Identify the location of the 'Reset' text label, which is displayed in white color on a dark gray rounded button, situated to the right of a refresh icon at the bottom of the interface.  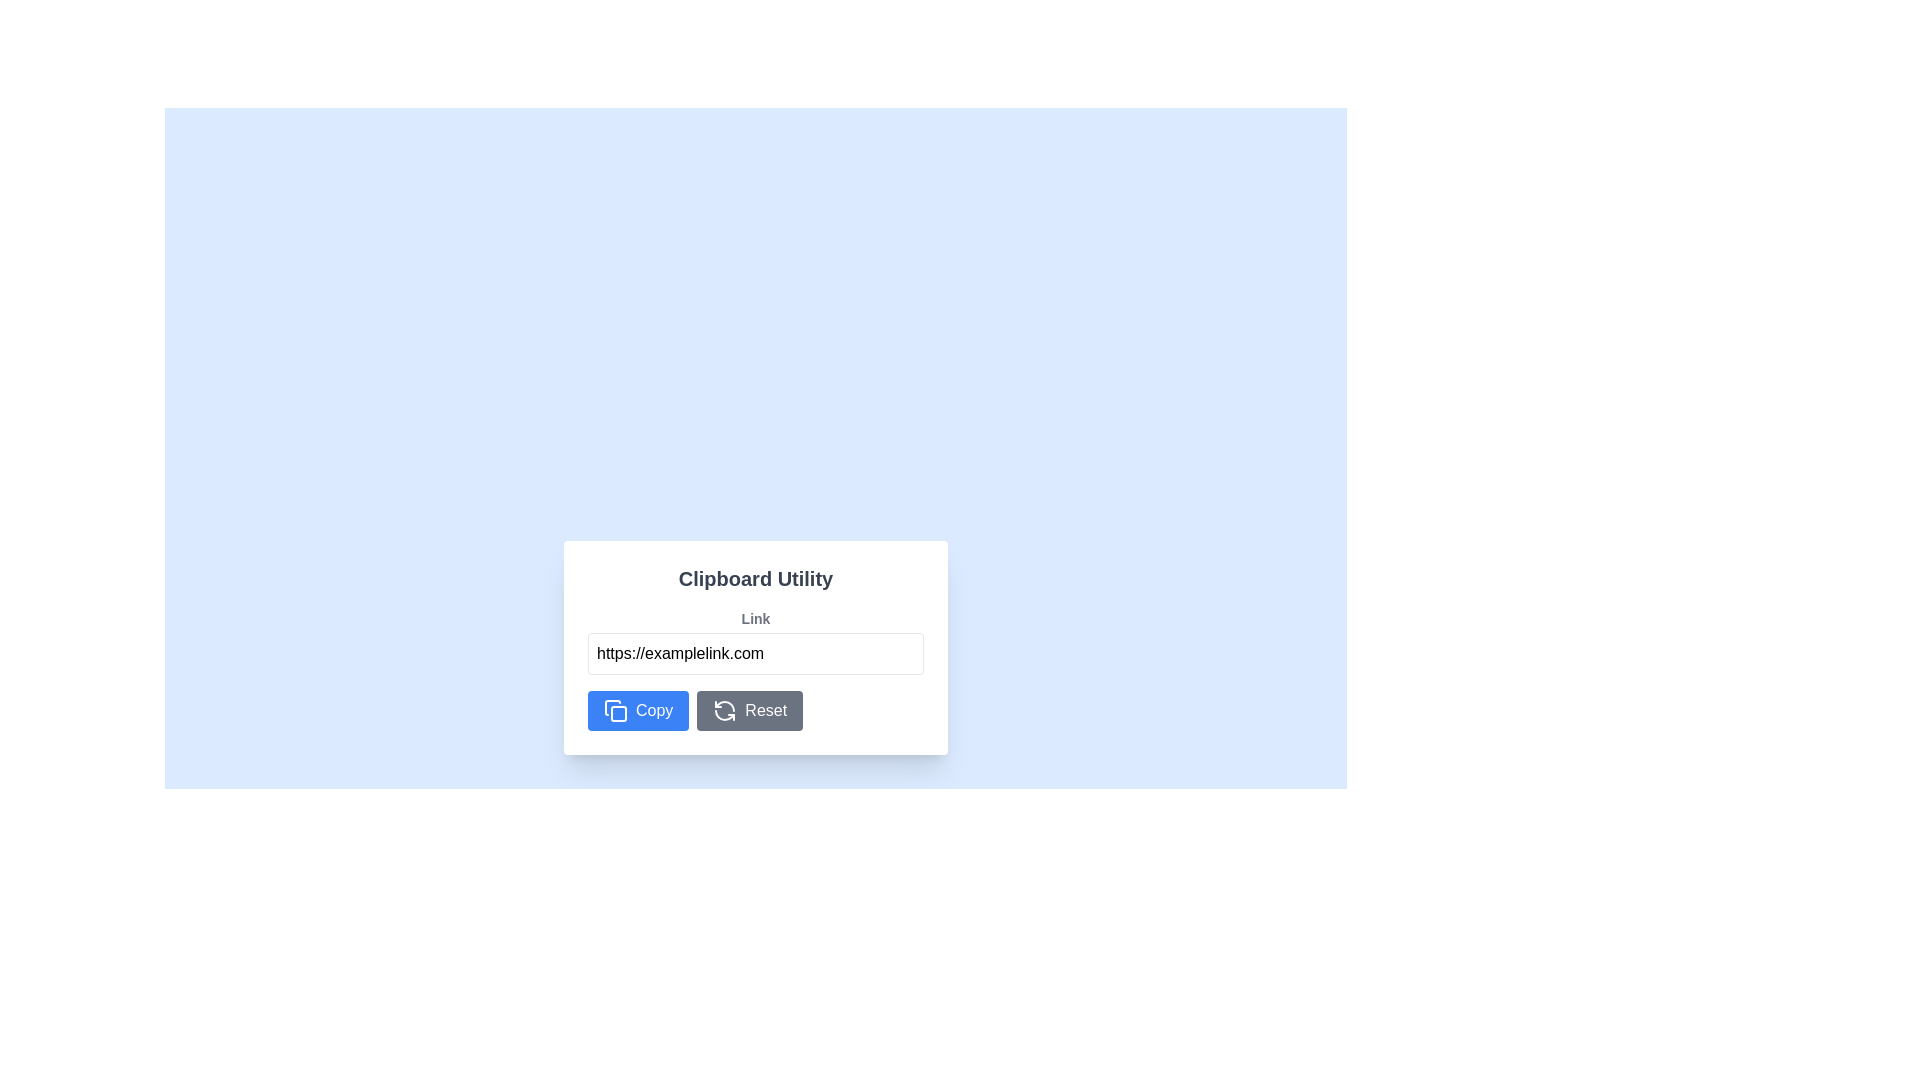
(765, 709).